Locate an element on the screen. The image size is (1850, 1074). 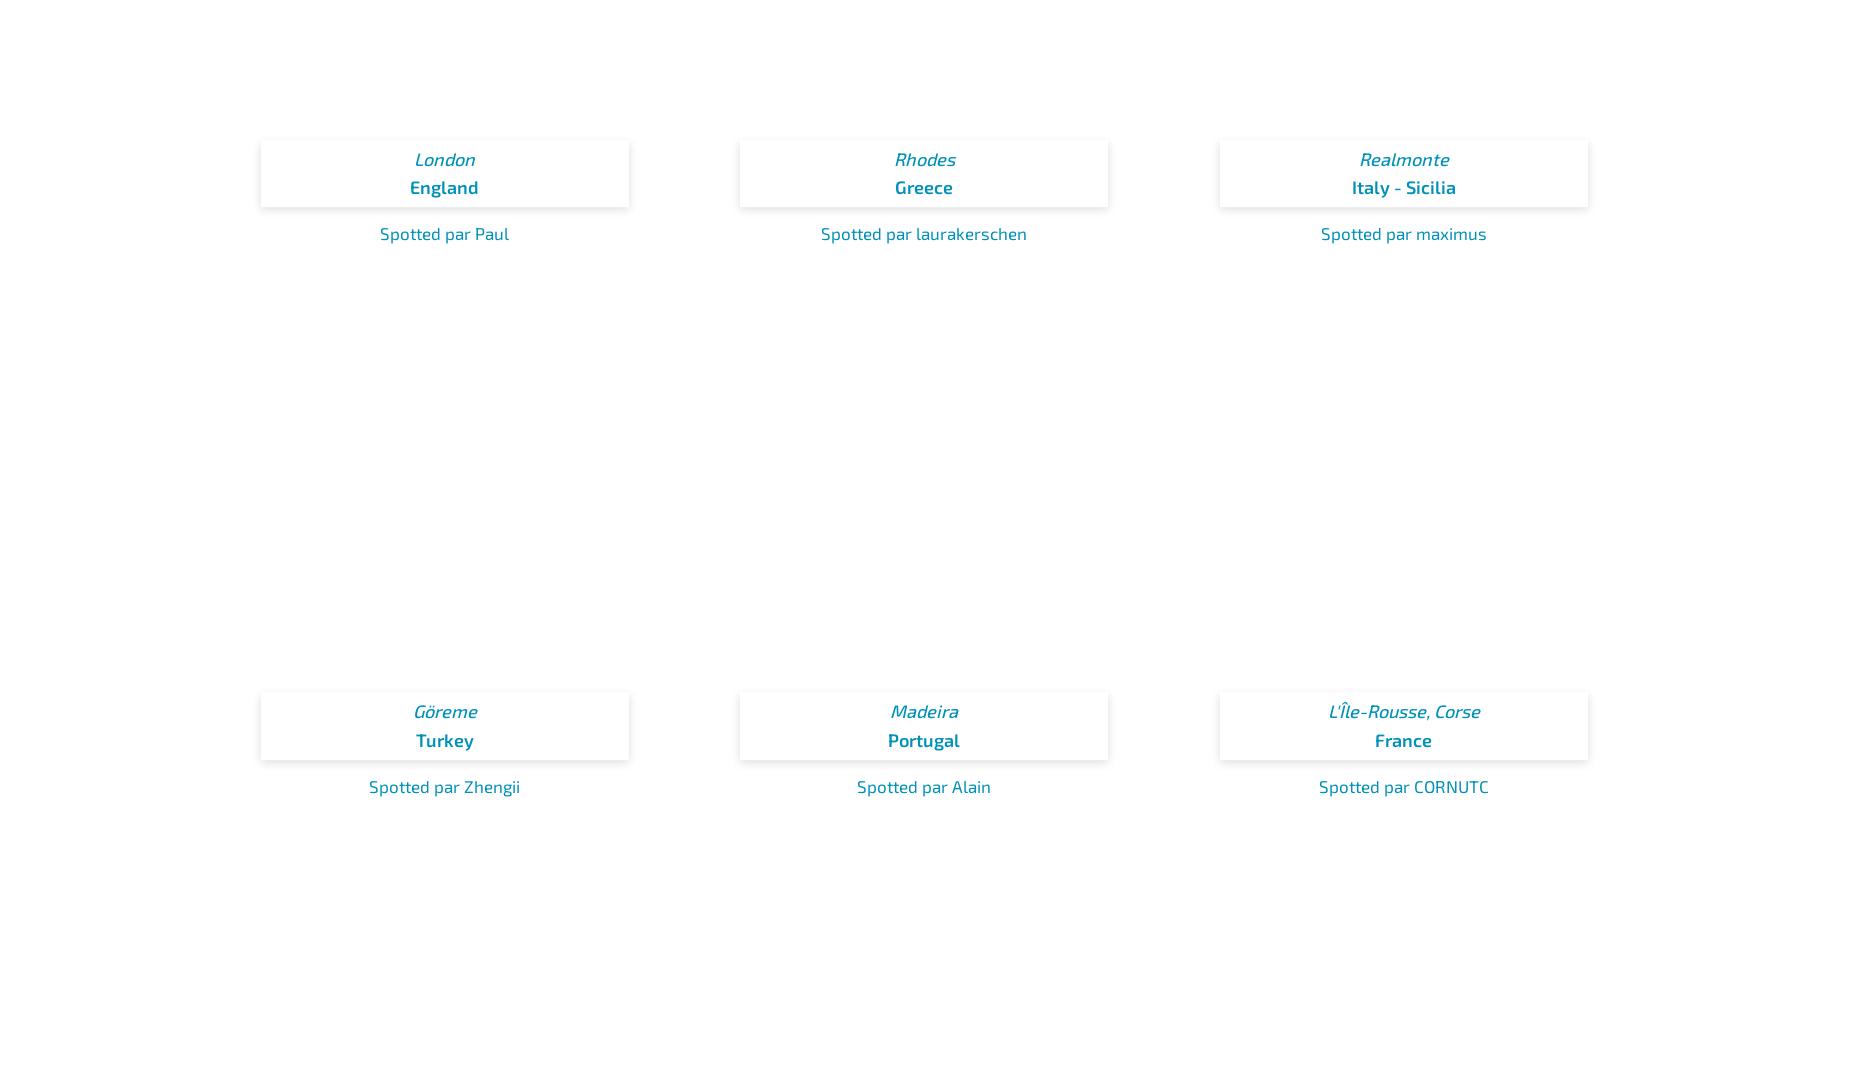
'France' is located at coordinates (1403, 739).